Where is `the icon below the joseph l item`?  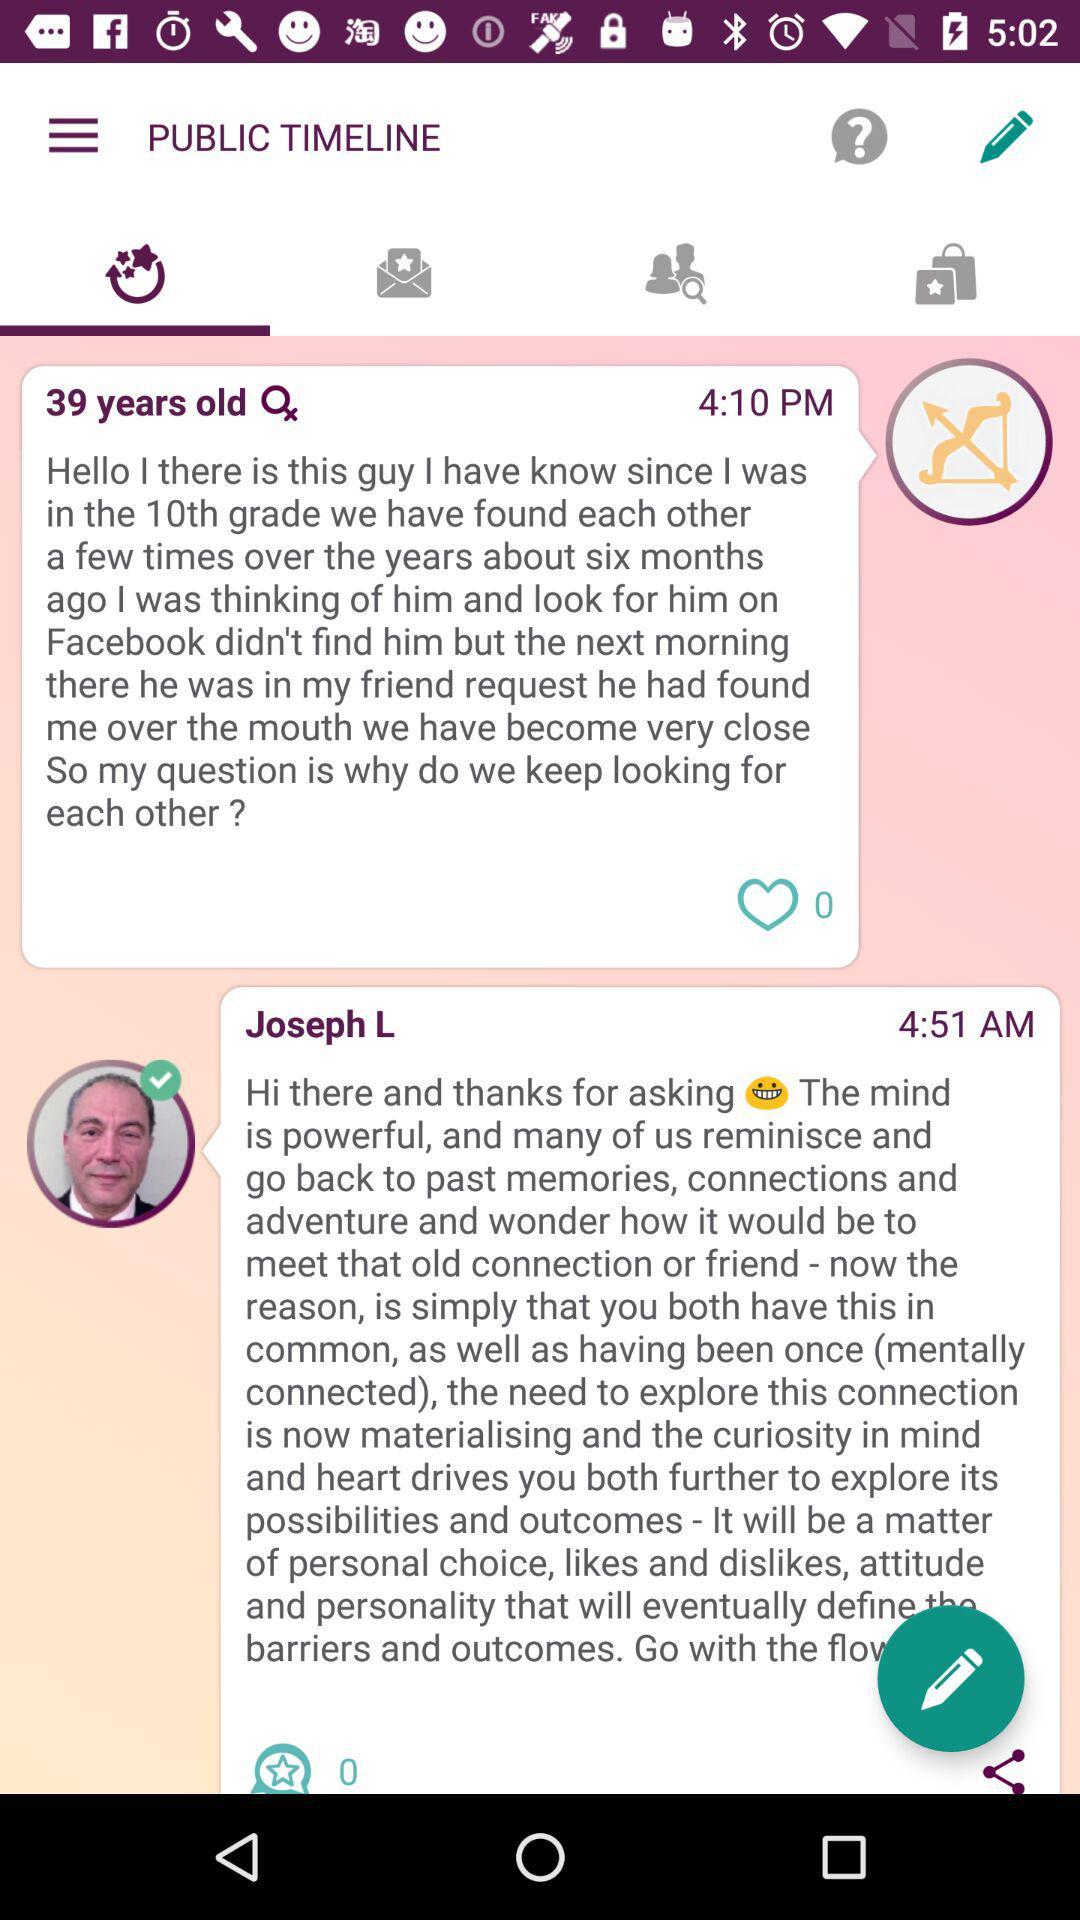
the icon below the joseph l item is located at coordinates (640, 1368).